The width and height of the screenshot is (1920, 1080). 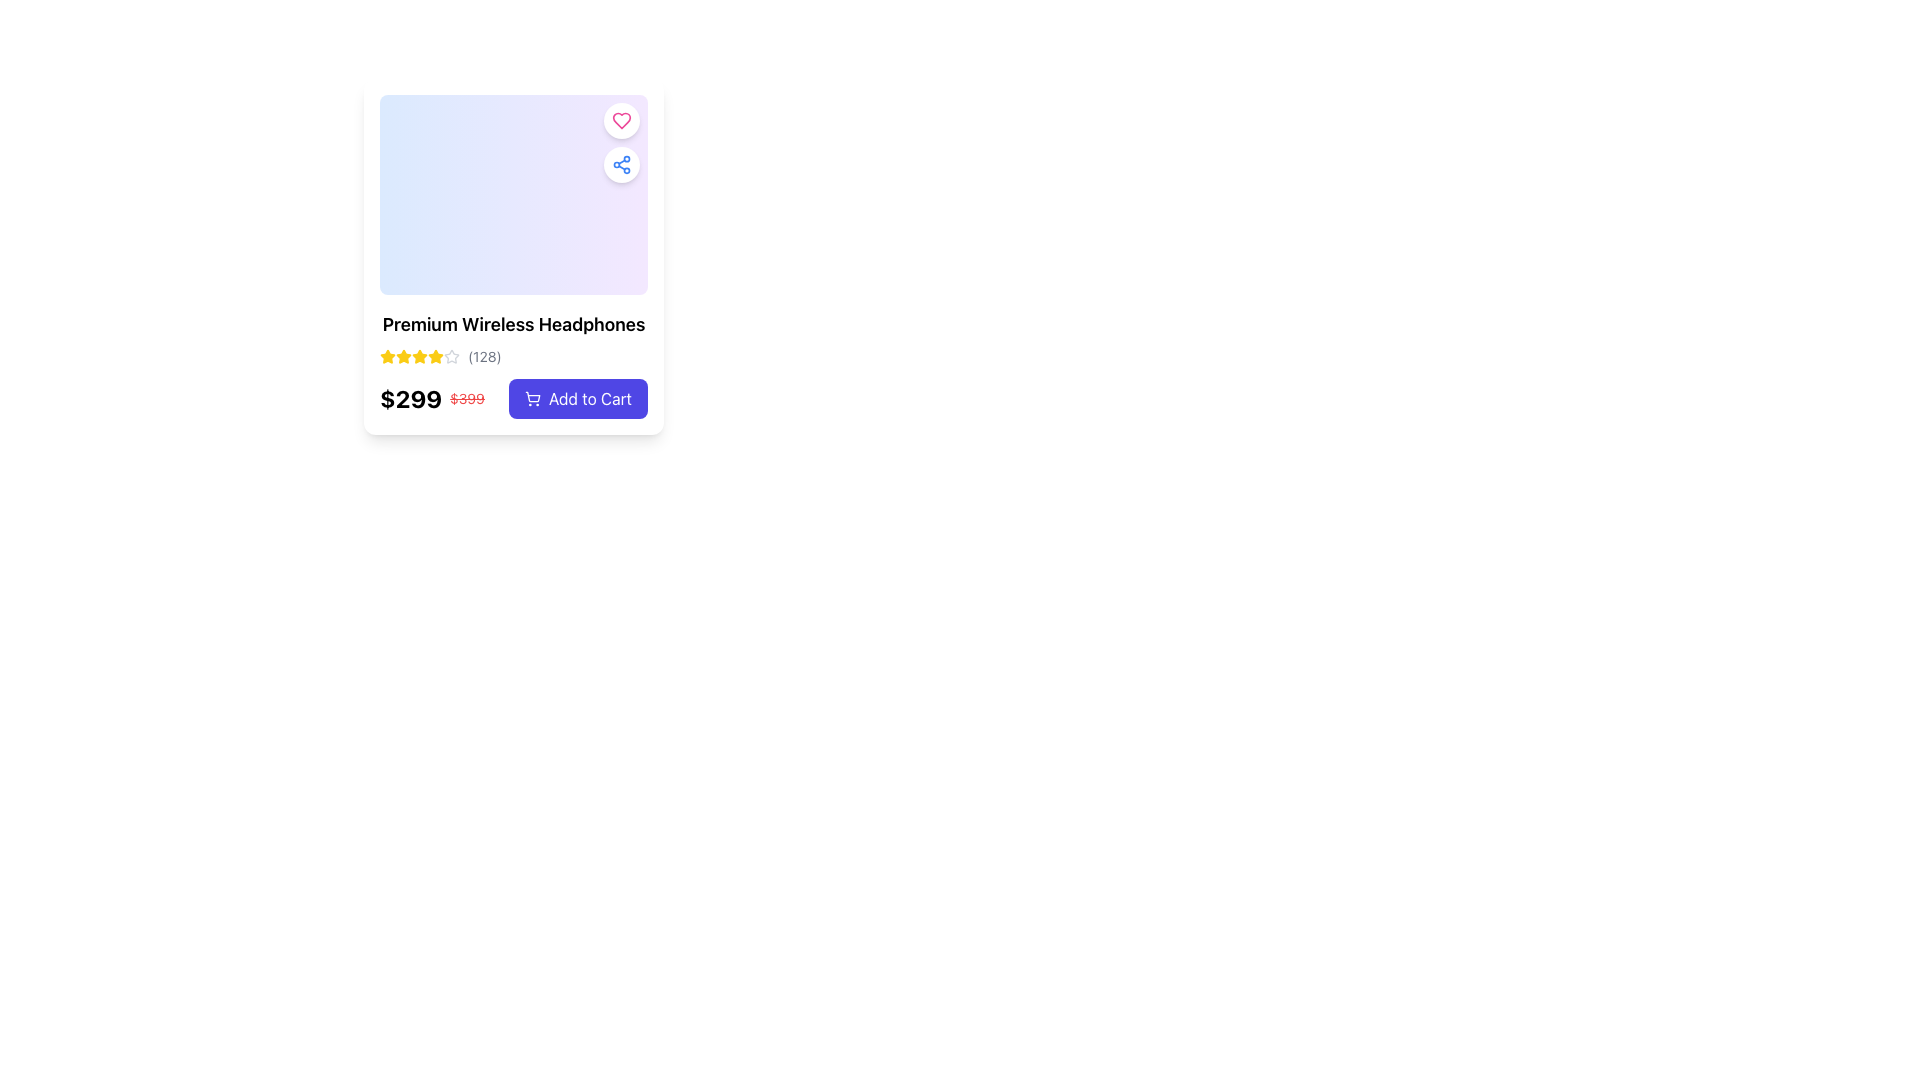 I want to click on the fourth yellow-colored filled star icon in the rating section below 'Premium Wireless Headphones', so click(x=419, y=356).